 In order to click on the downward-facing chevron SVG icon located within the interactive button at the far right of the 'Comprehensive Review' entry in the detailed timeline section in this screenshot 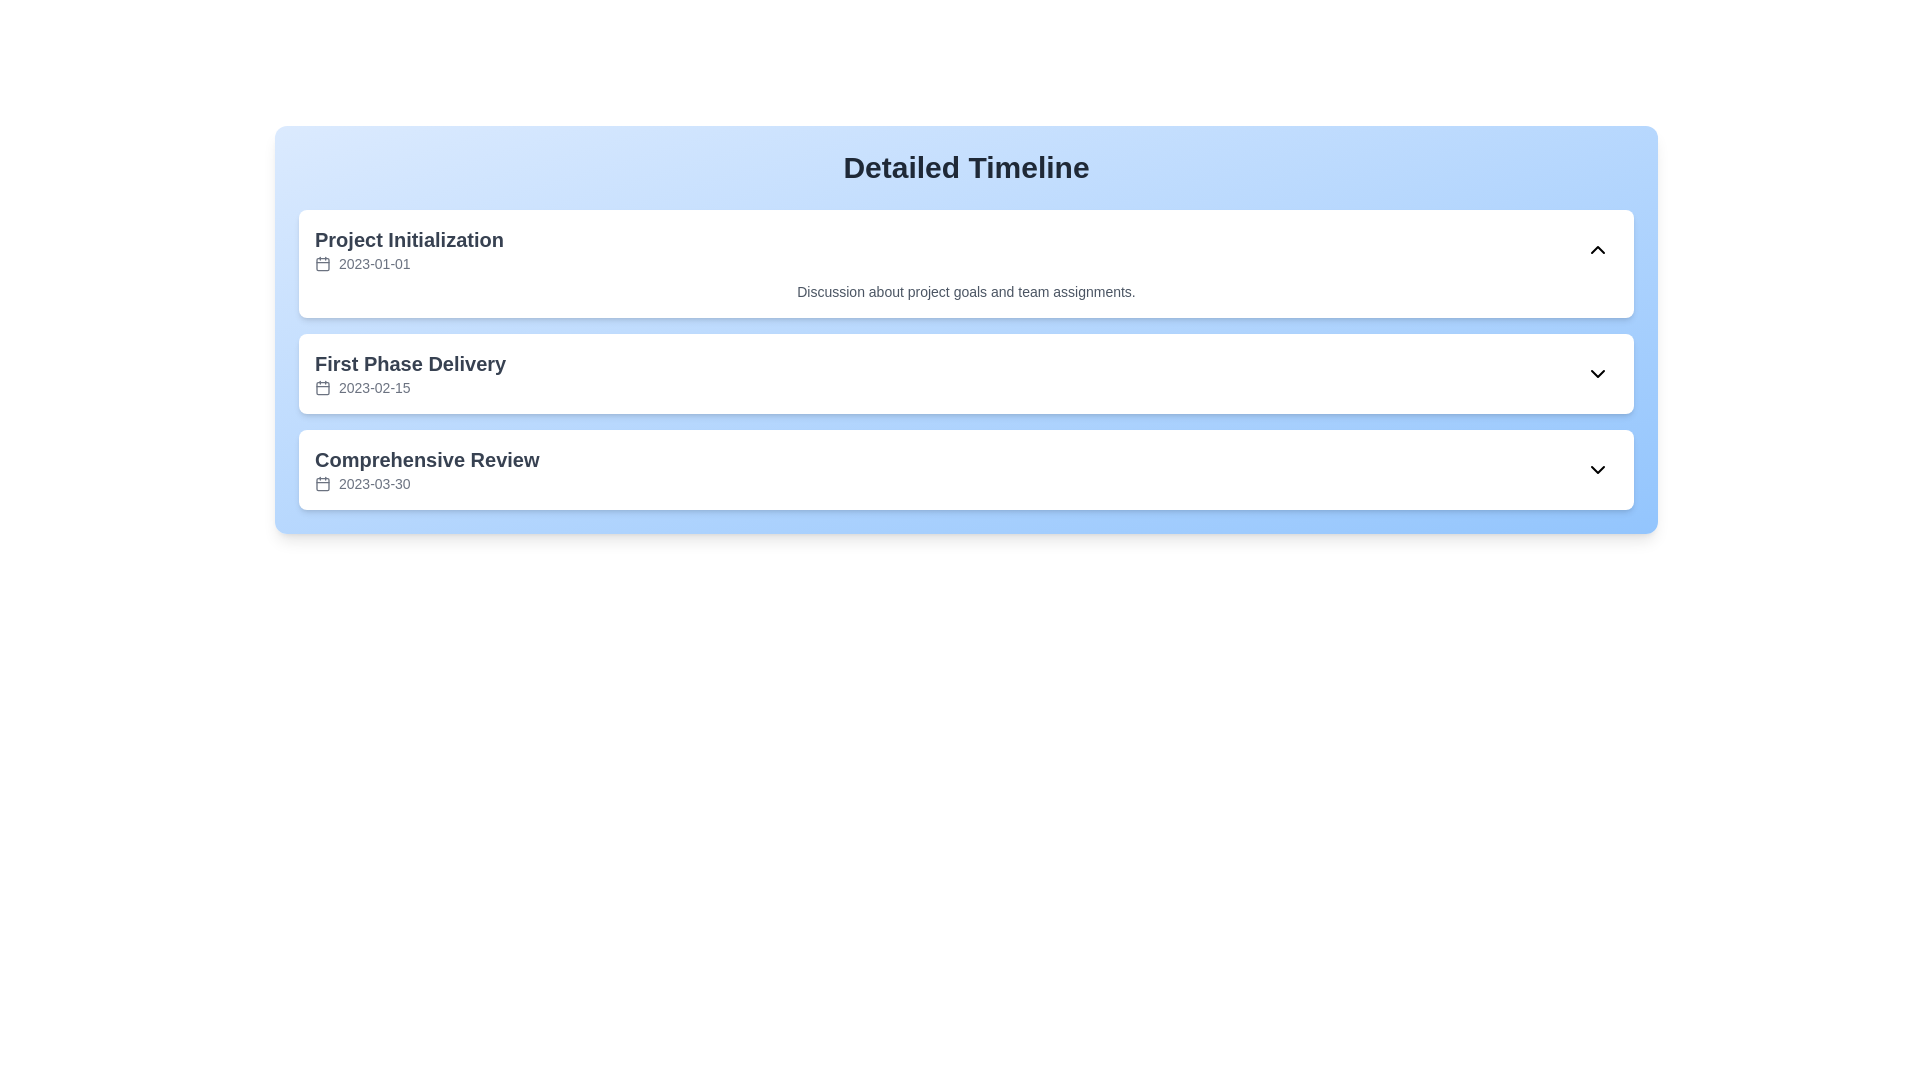, I will do `click(1597, 470)`.